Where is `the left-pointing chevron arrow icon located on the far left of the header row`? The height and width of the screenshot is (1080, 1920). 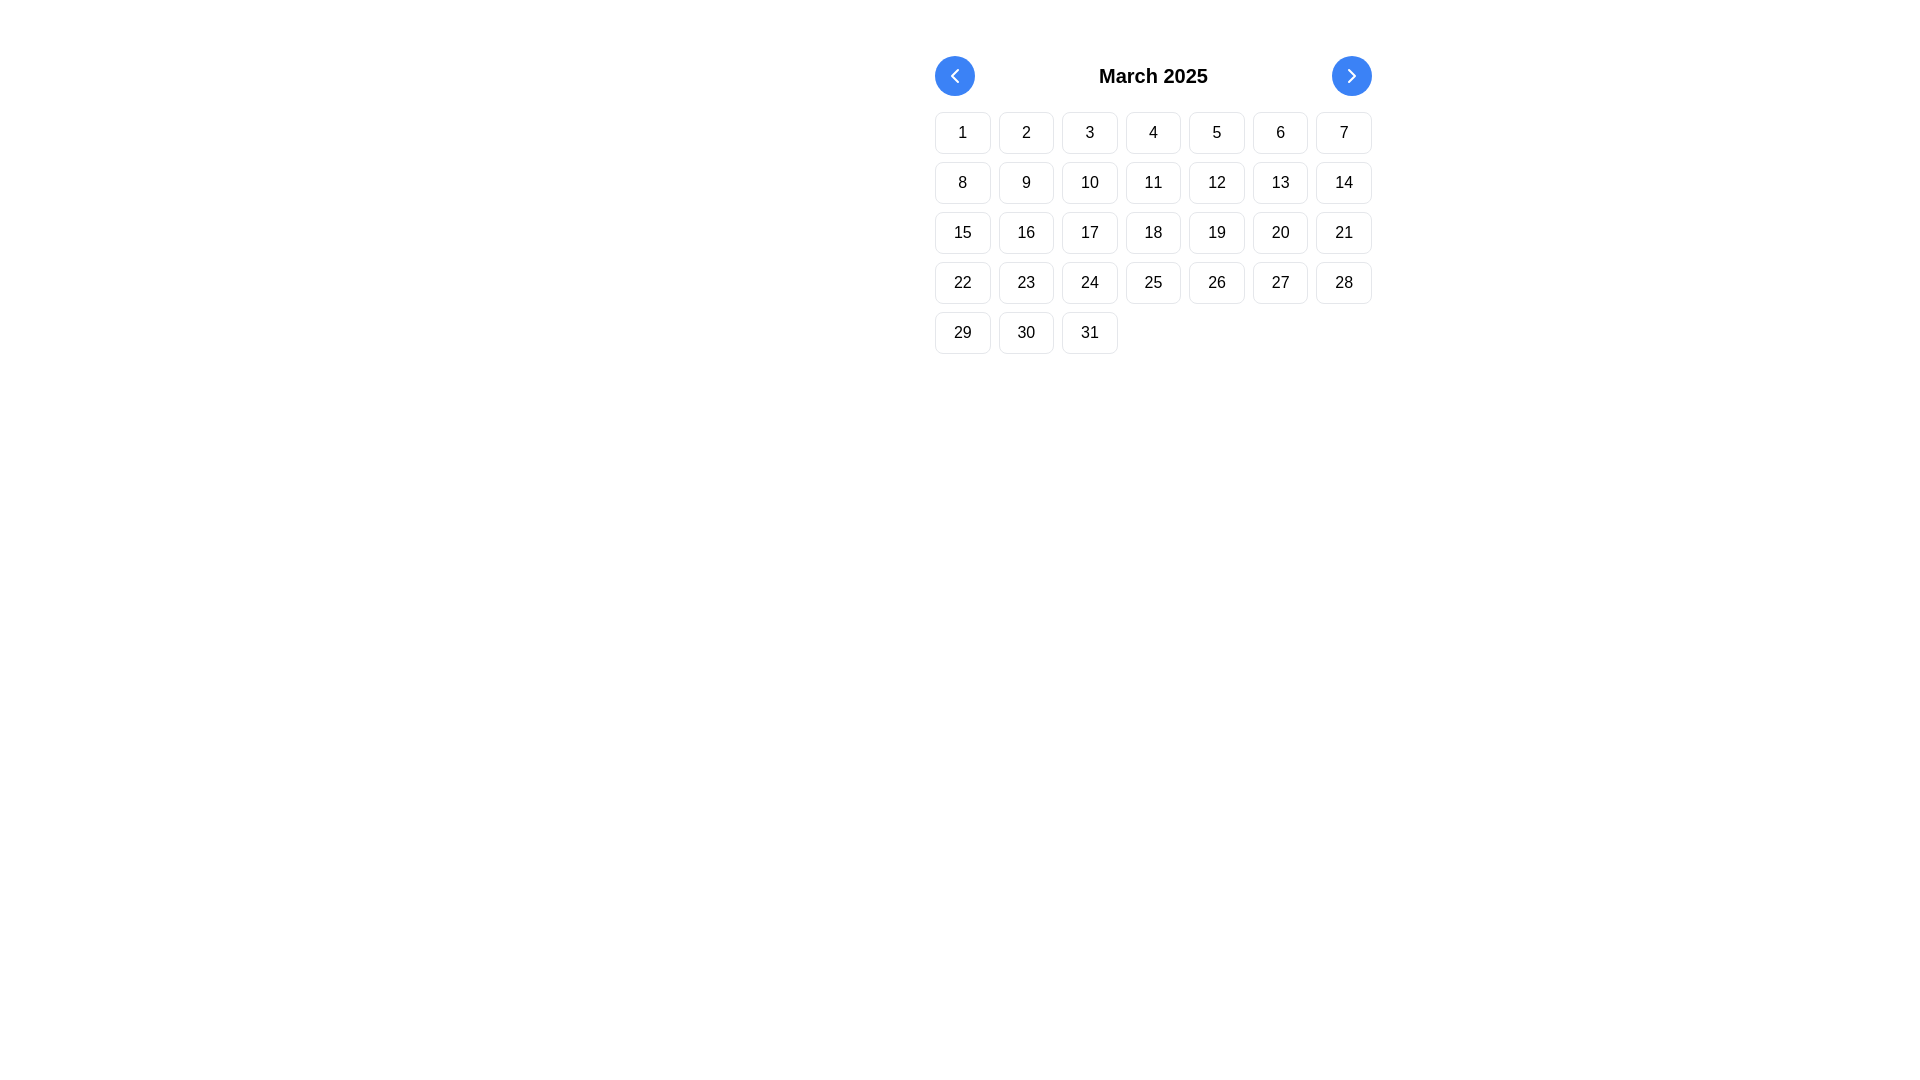 the left-pointing chevron arrow icon located on the far left of the header row is located at coordinates (954, 75).